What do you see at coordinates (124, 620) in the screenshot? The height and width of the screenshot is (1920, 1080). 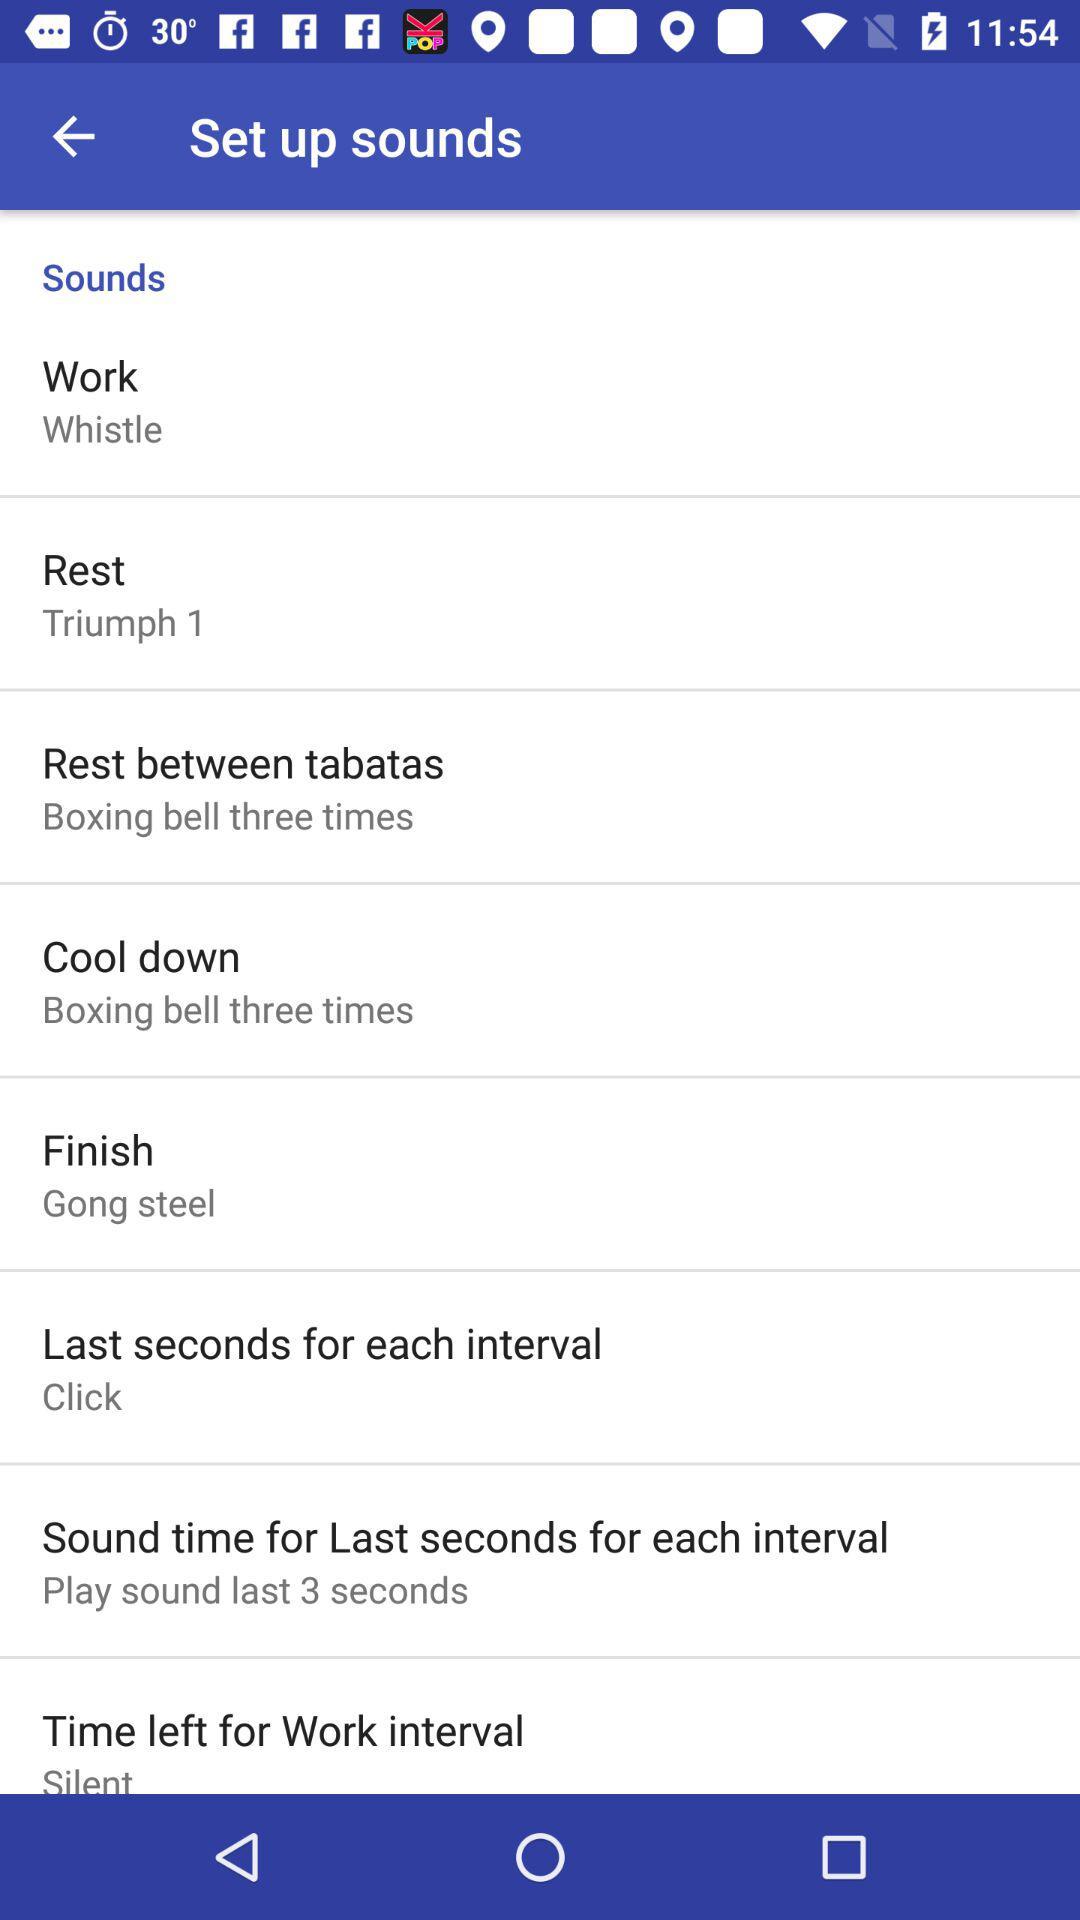 I see `triumph 1 item` at bounding box center [124, 620].